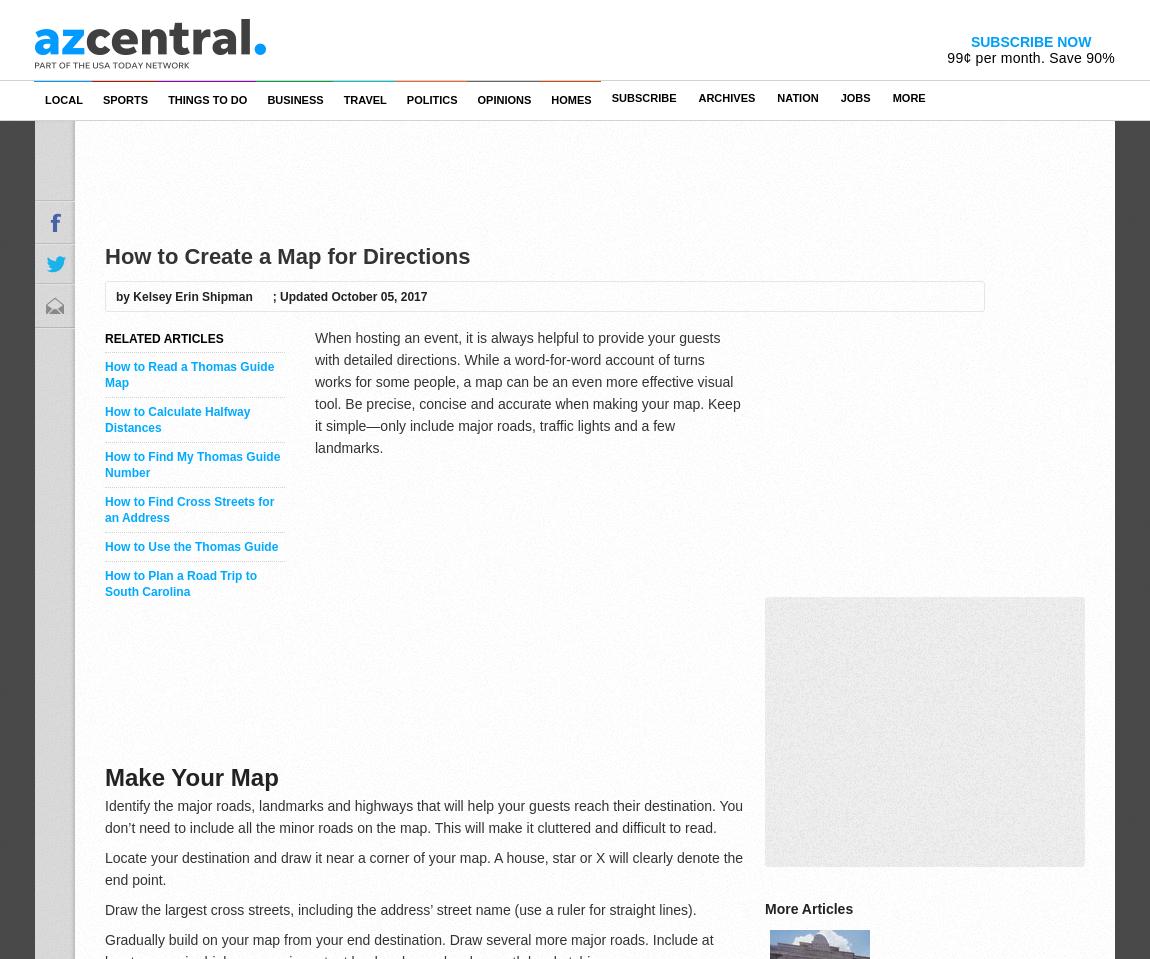 This screenshot has width=1150, height=959. I want to click on 'When hosting an event, it is always helpful to provide your guests with detailed directions. While a word-for-word account of turns works for some people, a map can be an even more effective visual tool. Be precise, concise and accurate when making your map. Keep it simple—only include major roads, traffic lights and a few landmarks.', so click(527, 392).